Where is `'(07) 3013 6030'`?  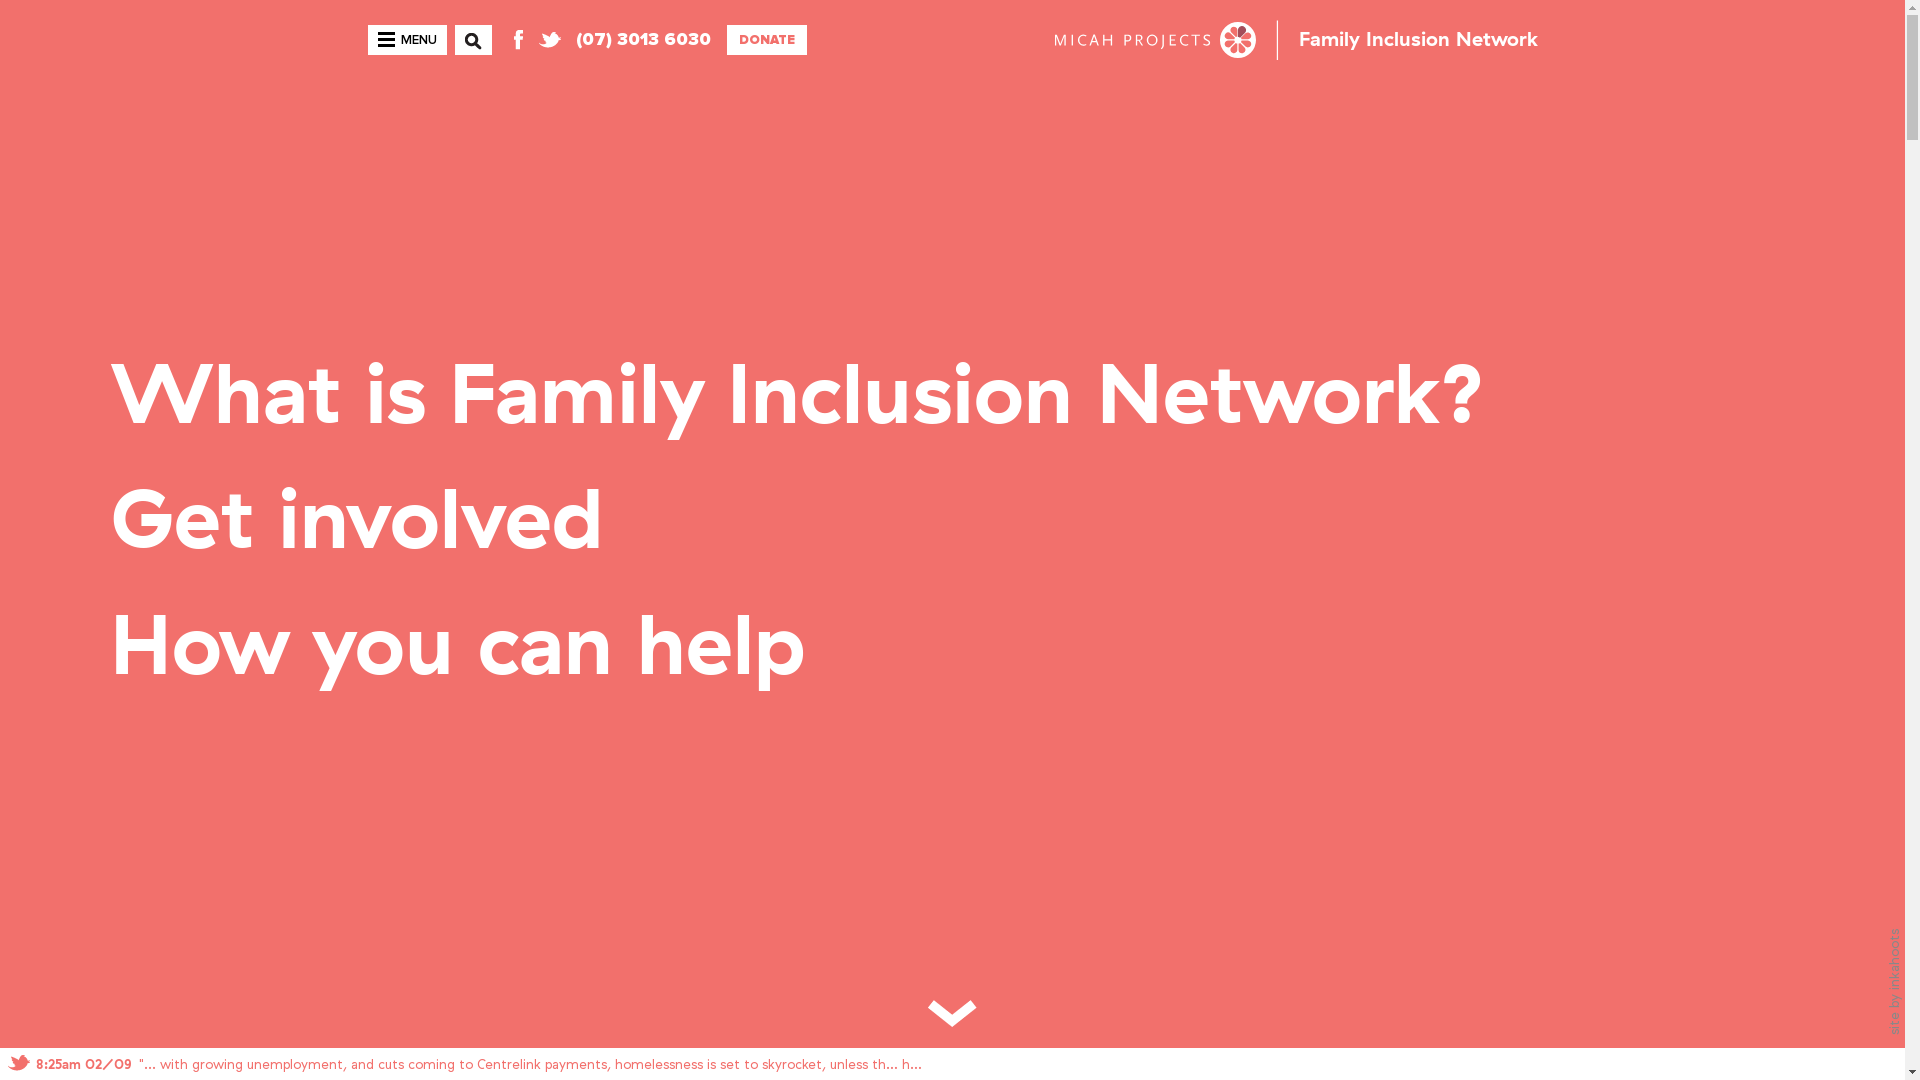 '(07) 3013 6030' is located at coordinates (643, 39).